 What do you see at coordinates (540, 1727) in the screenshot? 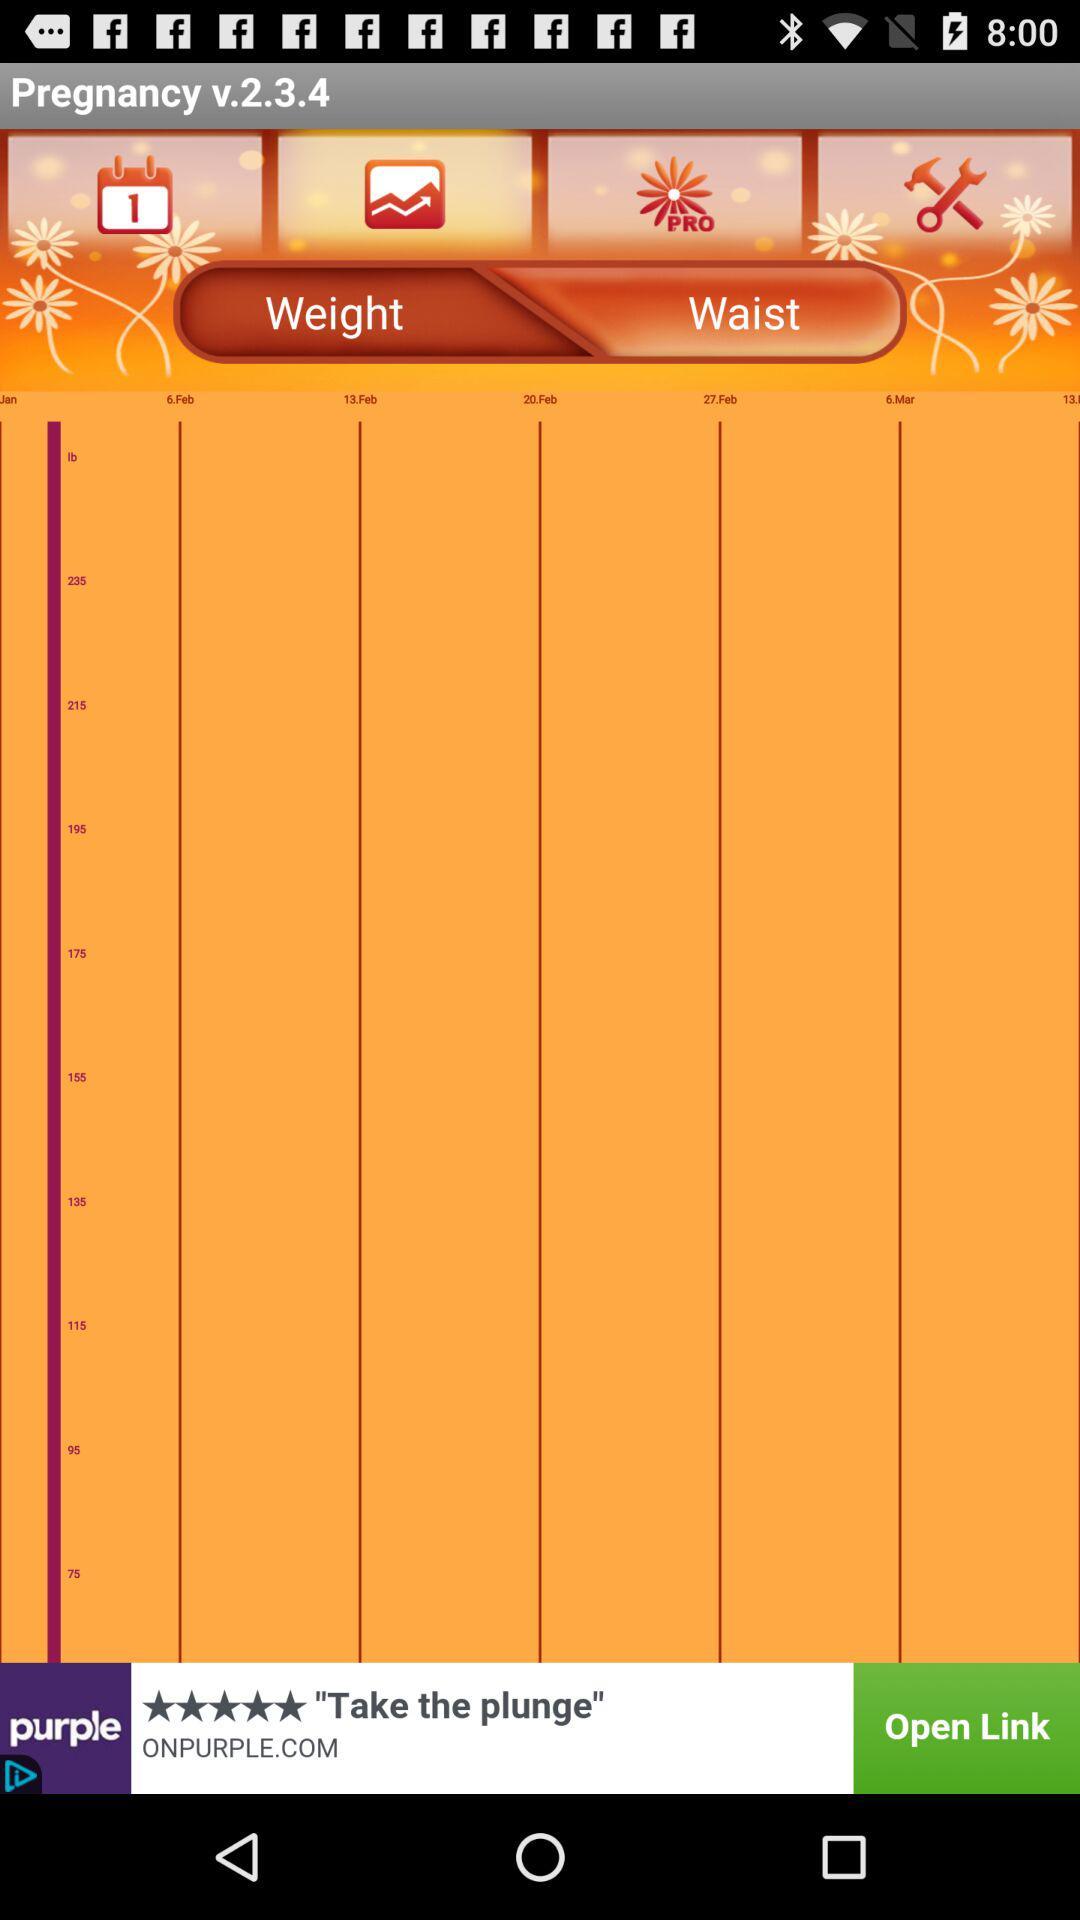
I see `advertisement` at bounding box center [540, 1727].